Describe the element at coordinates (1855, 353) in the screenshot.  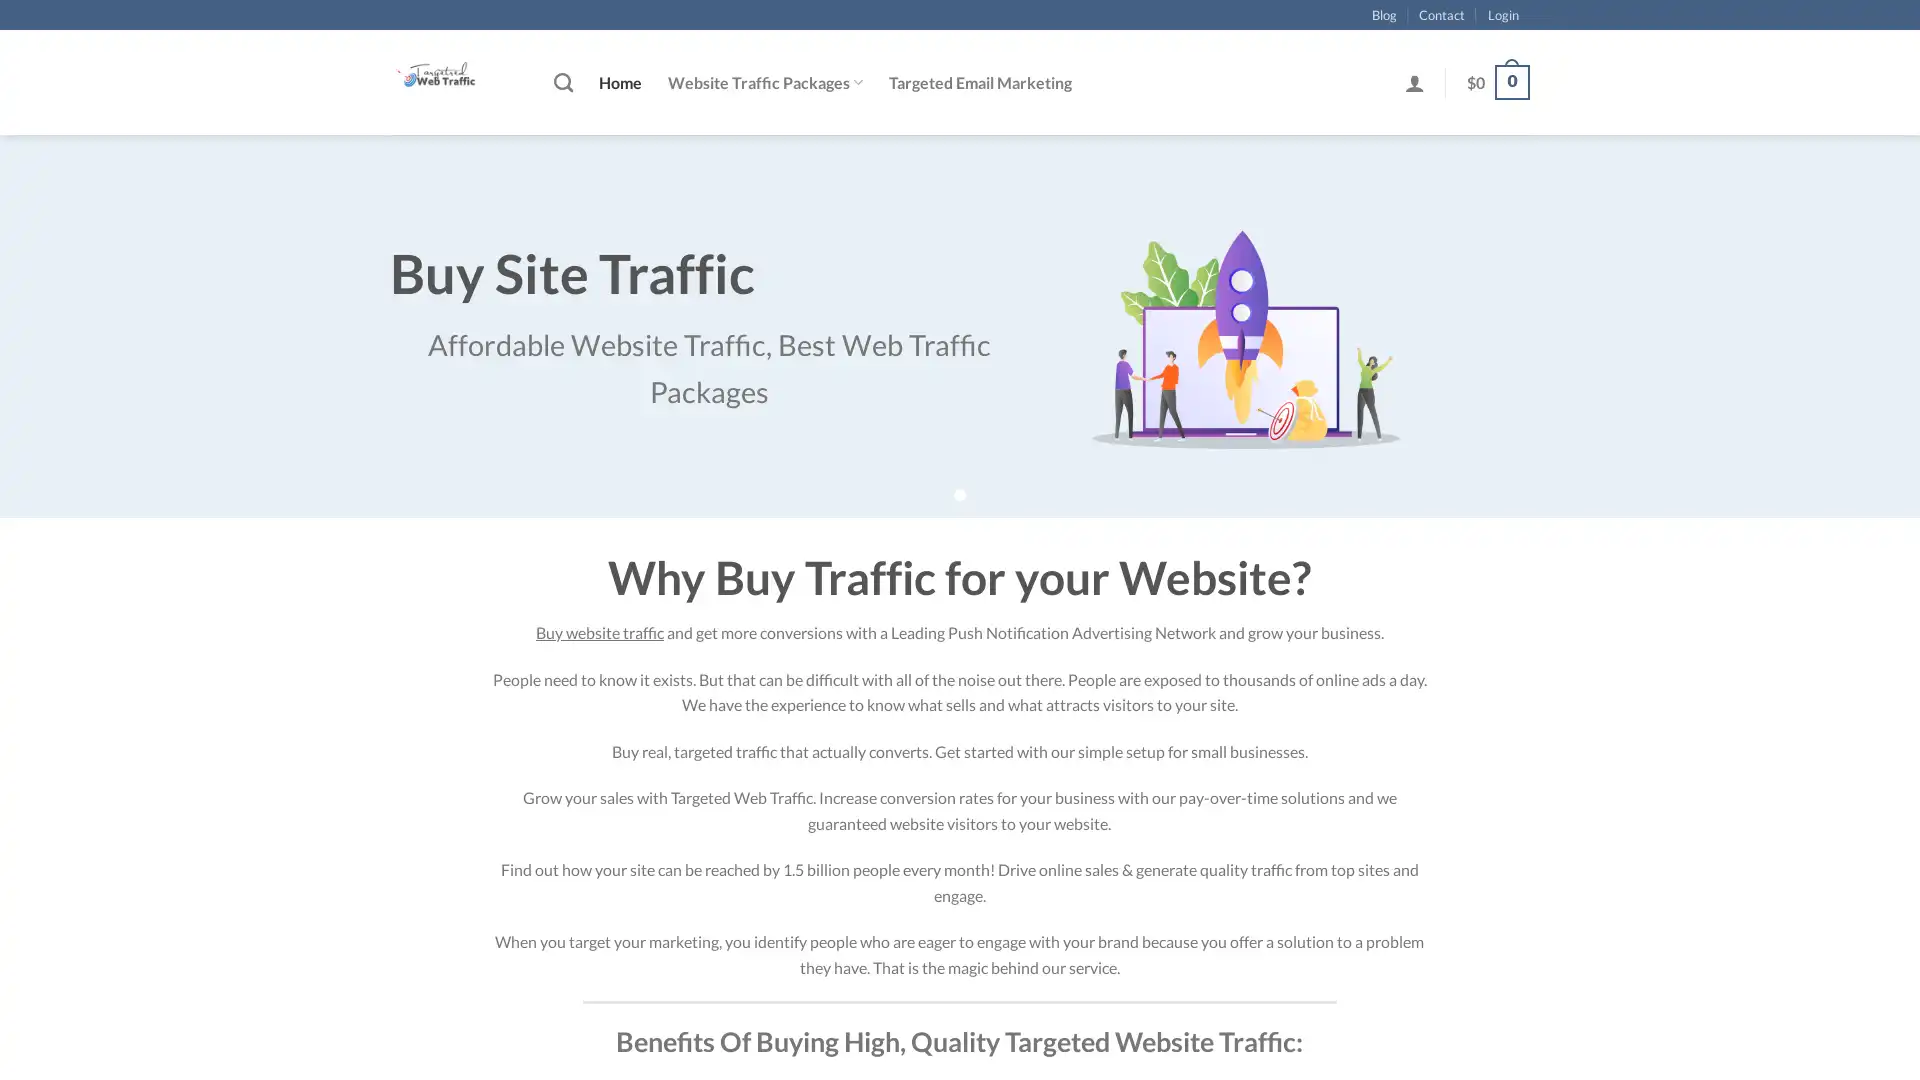
I see `Next` at that location.